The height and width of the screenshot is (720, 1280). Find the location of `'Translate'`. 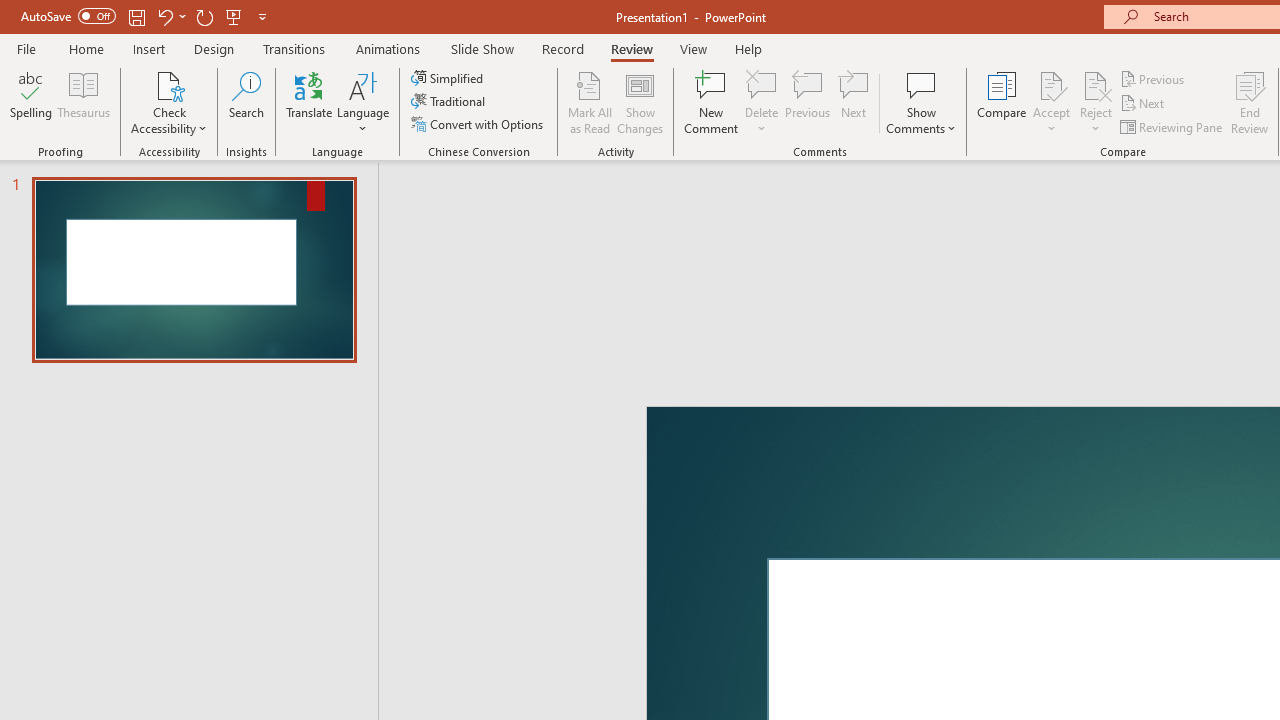

'Translate' is located at coordinates (308, 103).